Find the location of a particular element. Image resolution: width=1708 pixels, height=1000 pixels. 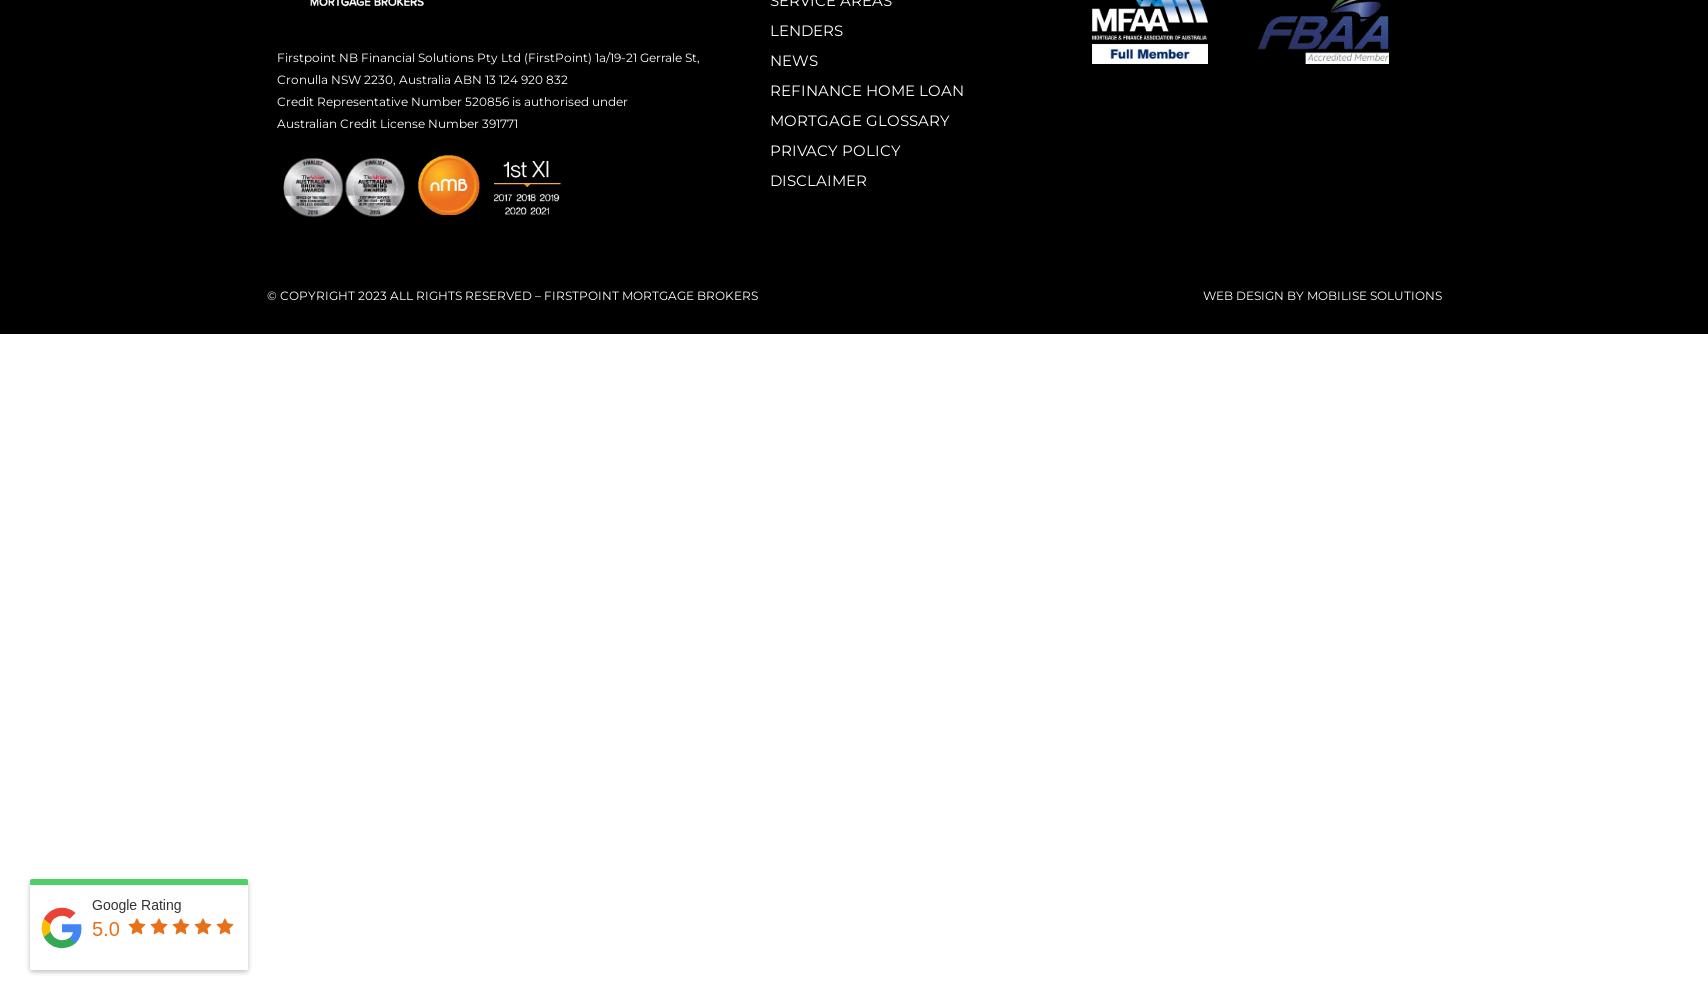

'Credit Representative Number 520856 is authorised under' is located at coordinates (451, 99).